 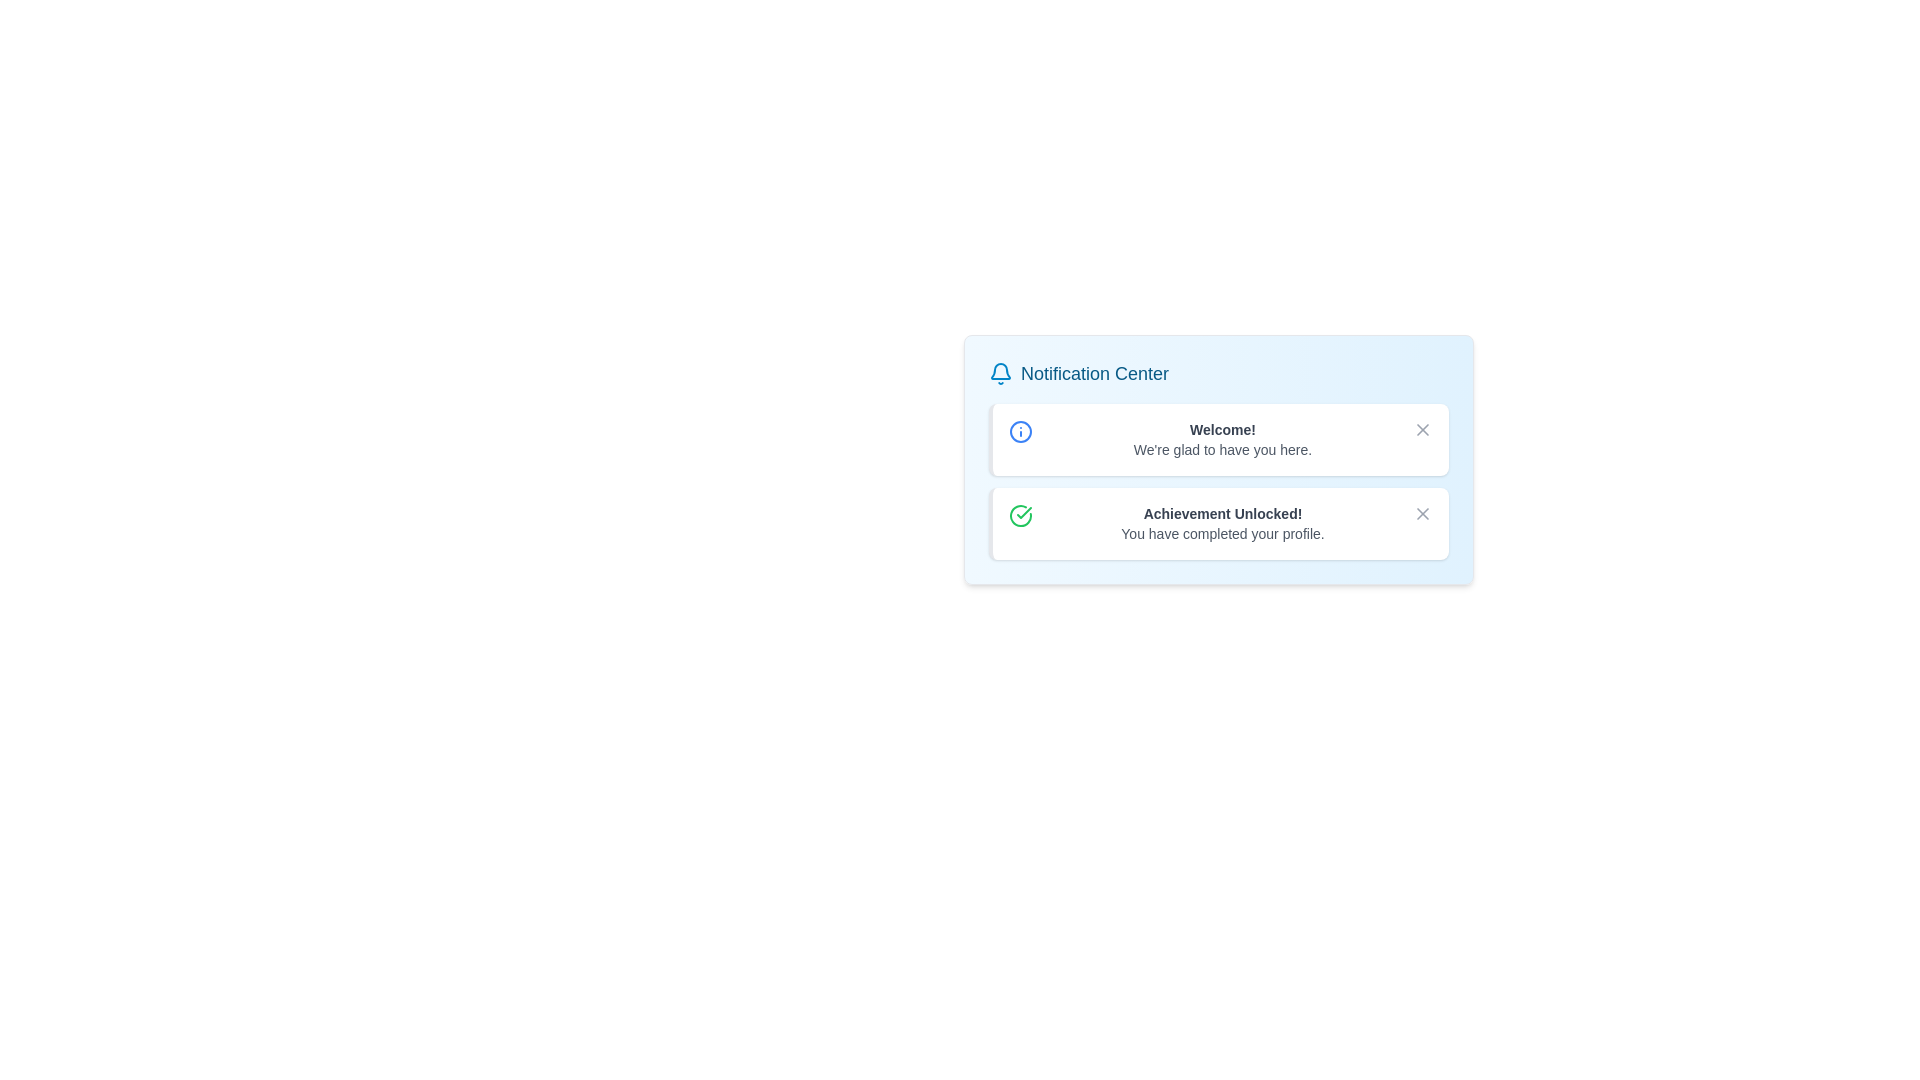 What do you see at coordinates (1421, 512) in the screenshot?
I see `the close icon represented by the 'X' shape located inside the close icon button at the top-right corner of the second notification card` at bounding box center [1421, 512].